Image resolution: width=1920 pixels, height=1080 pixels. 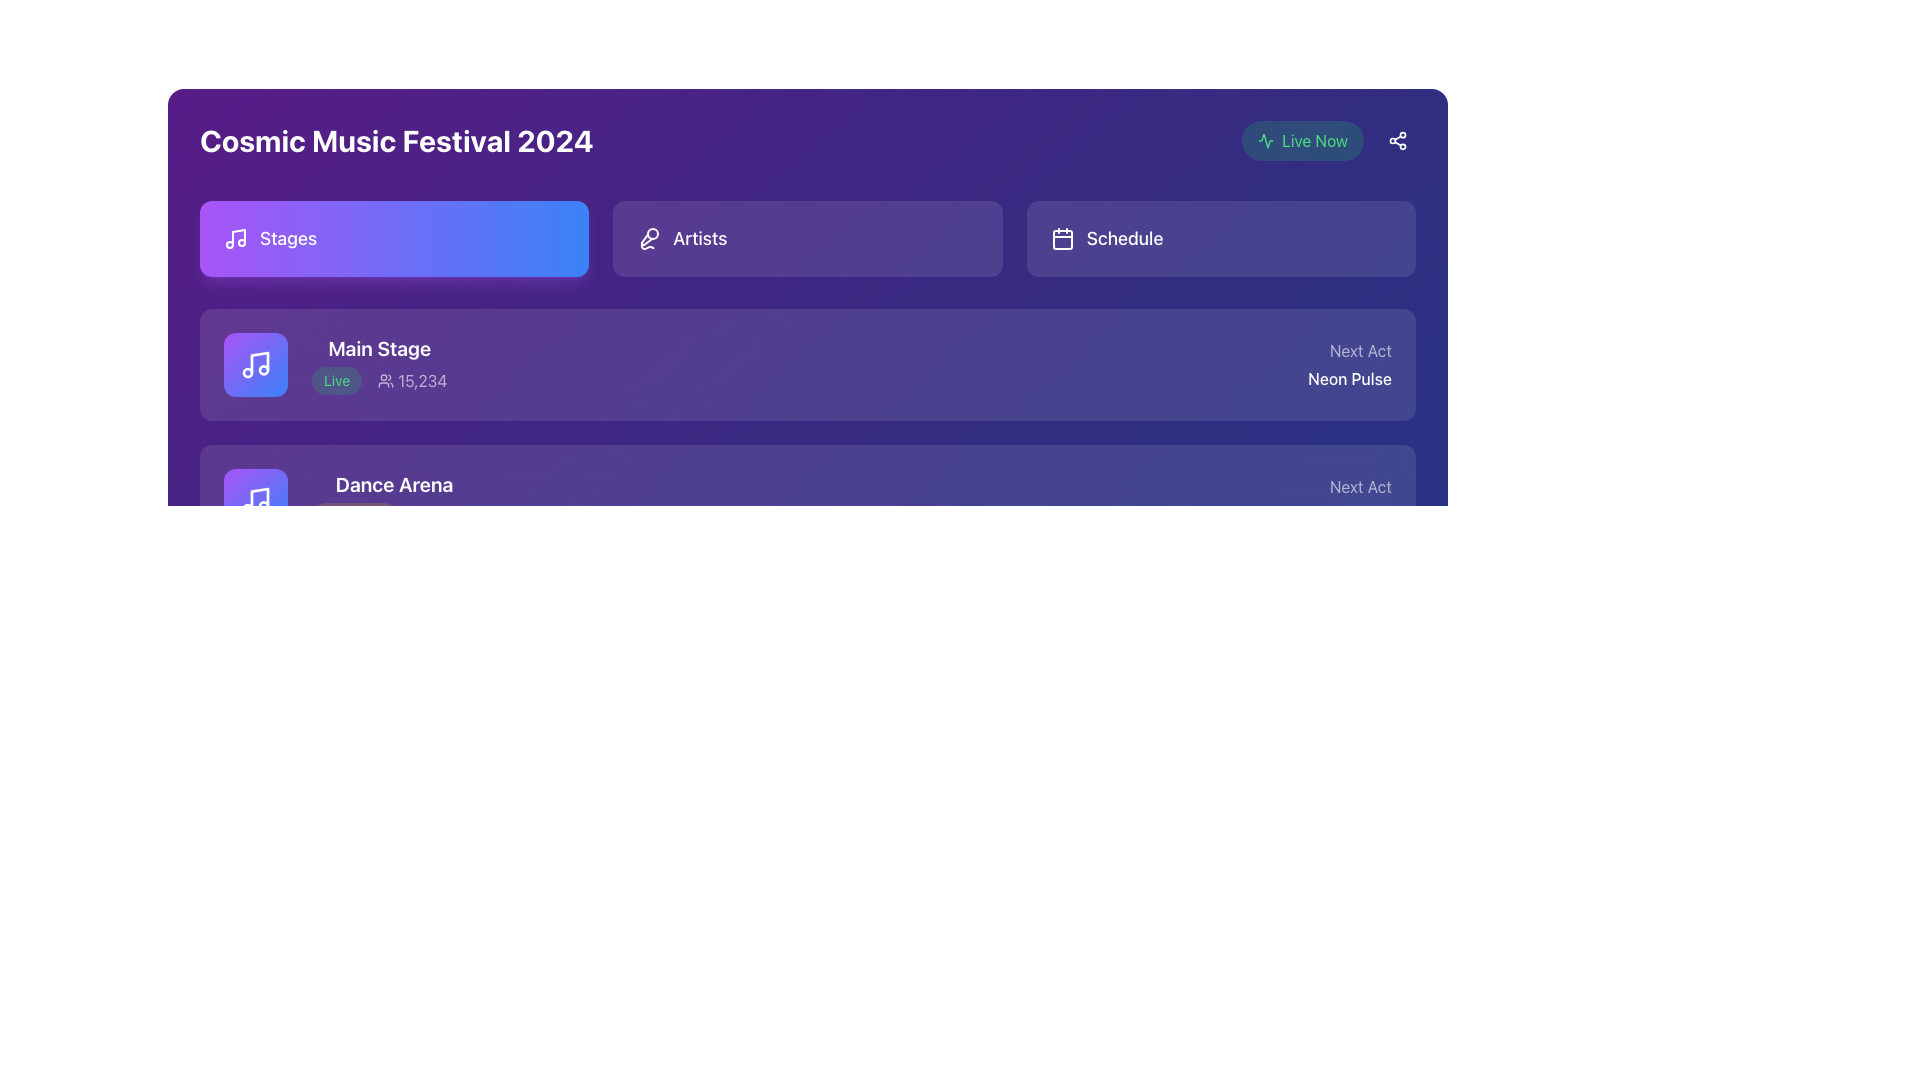 I want to click on the navigational button for 'Musical Stages' located beneath 'Cosmic Music Festival 2024', so click(x=394, y=238).